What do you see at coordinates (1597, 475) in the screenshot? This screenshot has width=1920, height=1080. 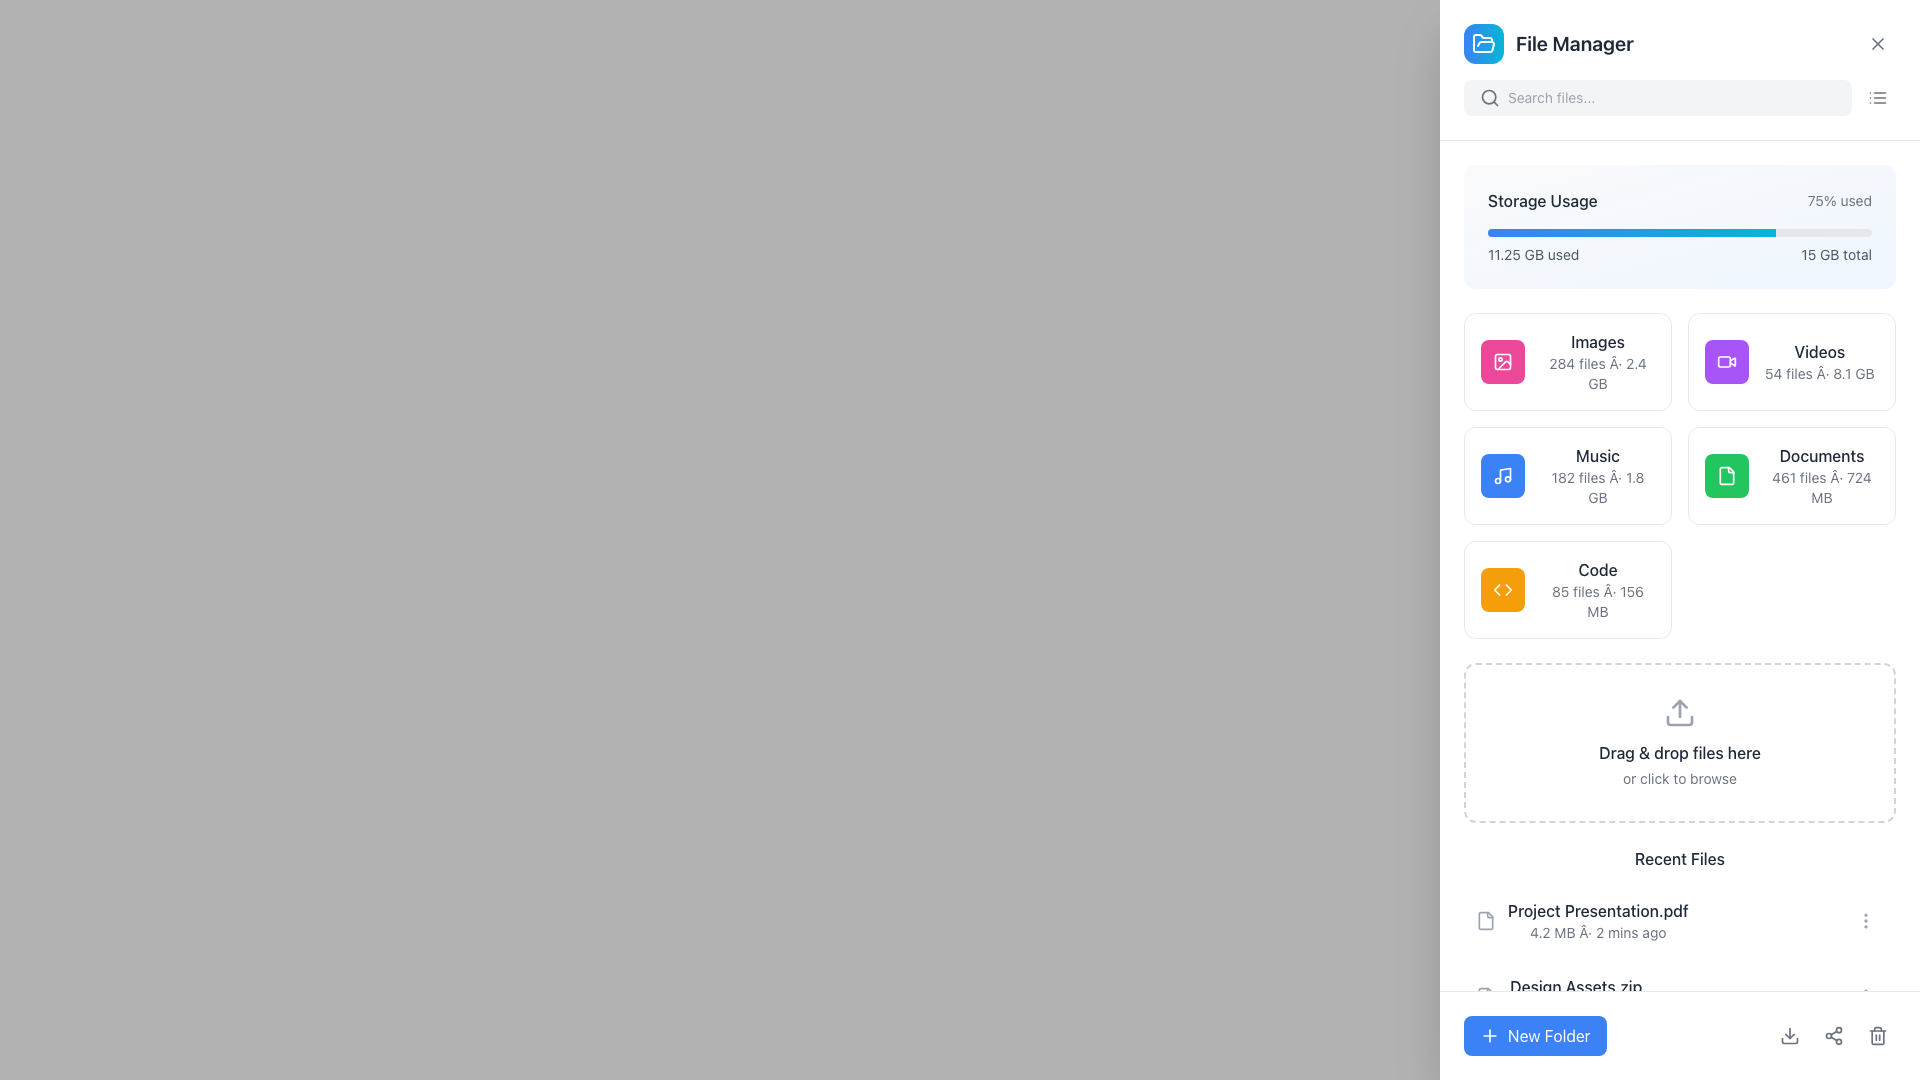 I see `the informational text block displaying the title 'Music' and details about storage usage` at bounding box center [1597, 475].